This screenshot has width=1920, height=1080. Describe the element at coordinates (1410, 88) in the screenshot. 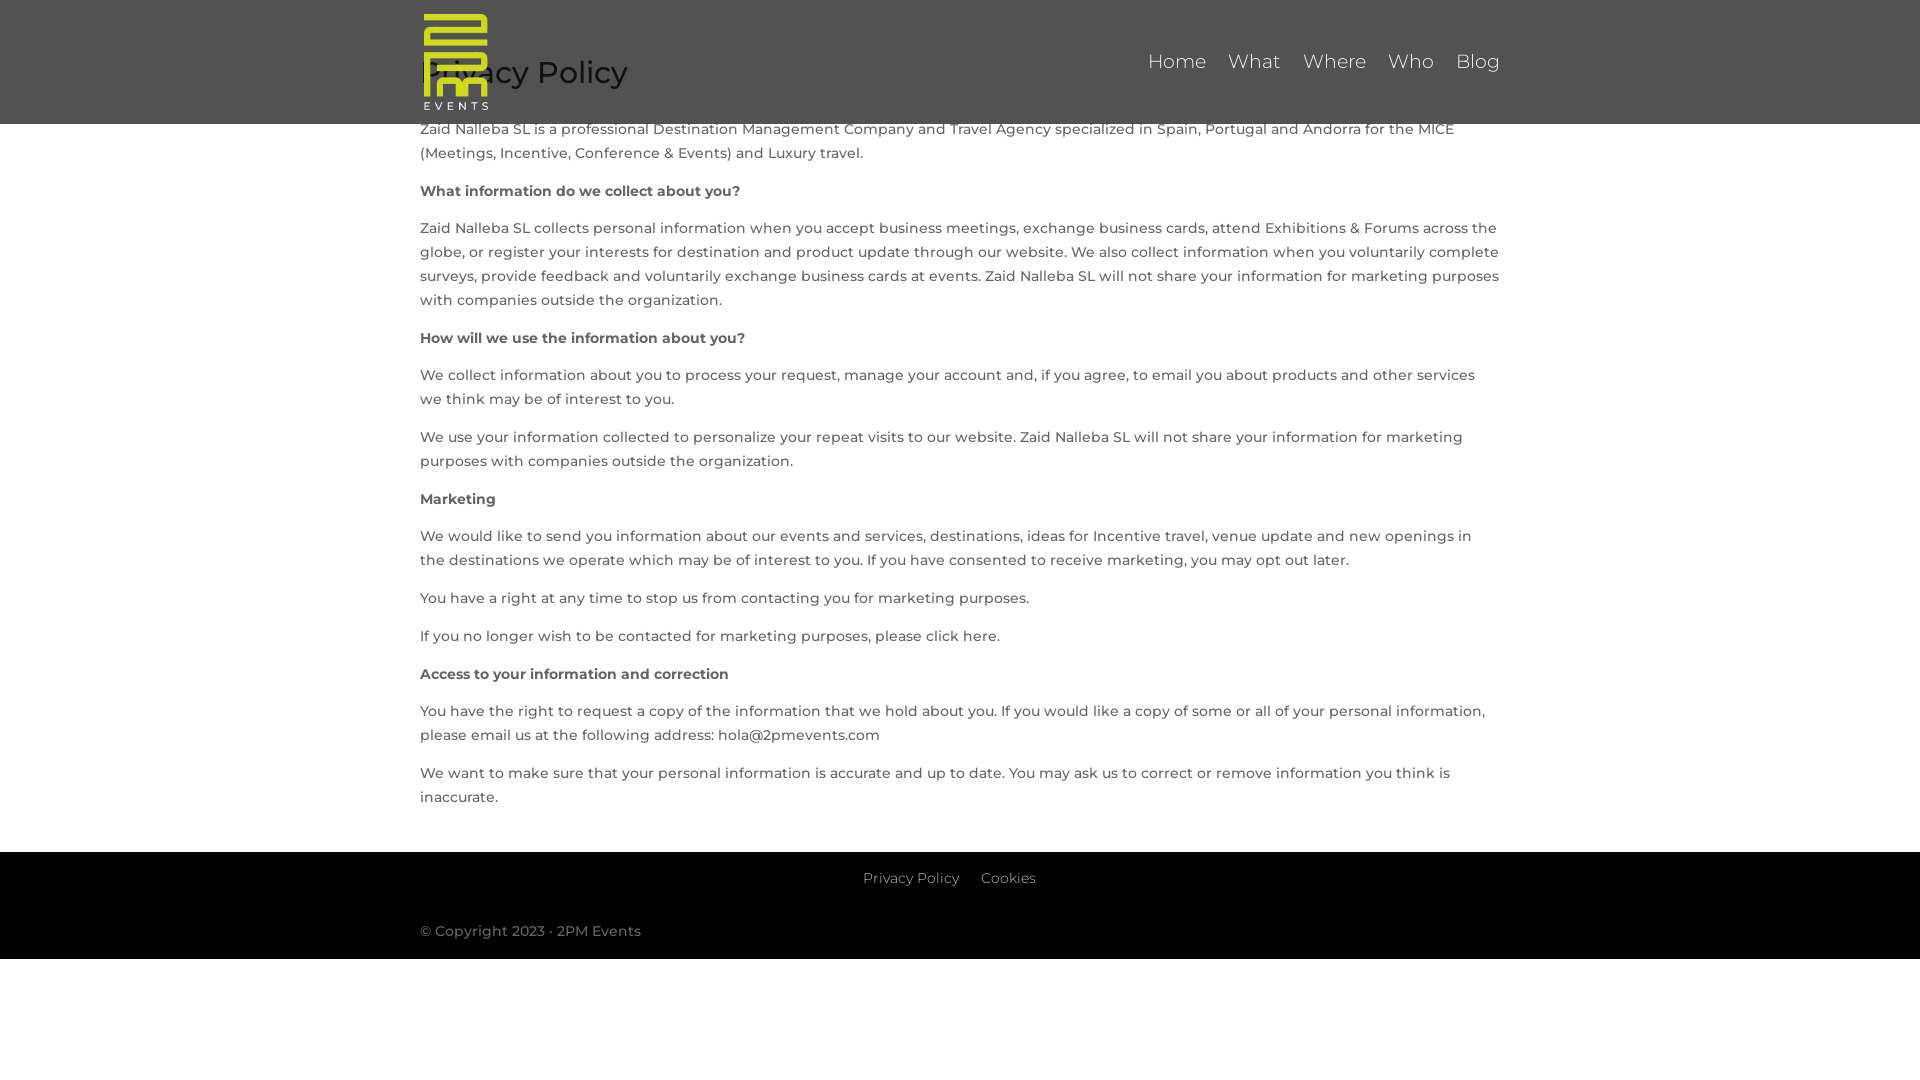

I see `'Who'` at that location.